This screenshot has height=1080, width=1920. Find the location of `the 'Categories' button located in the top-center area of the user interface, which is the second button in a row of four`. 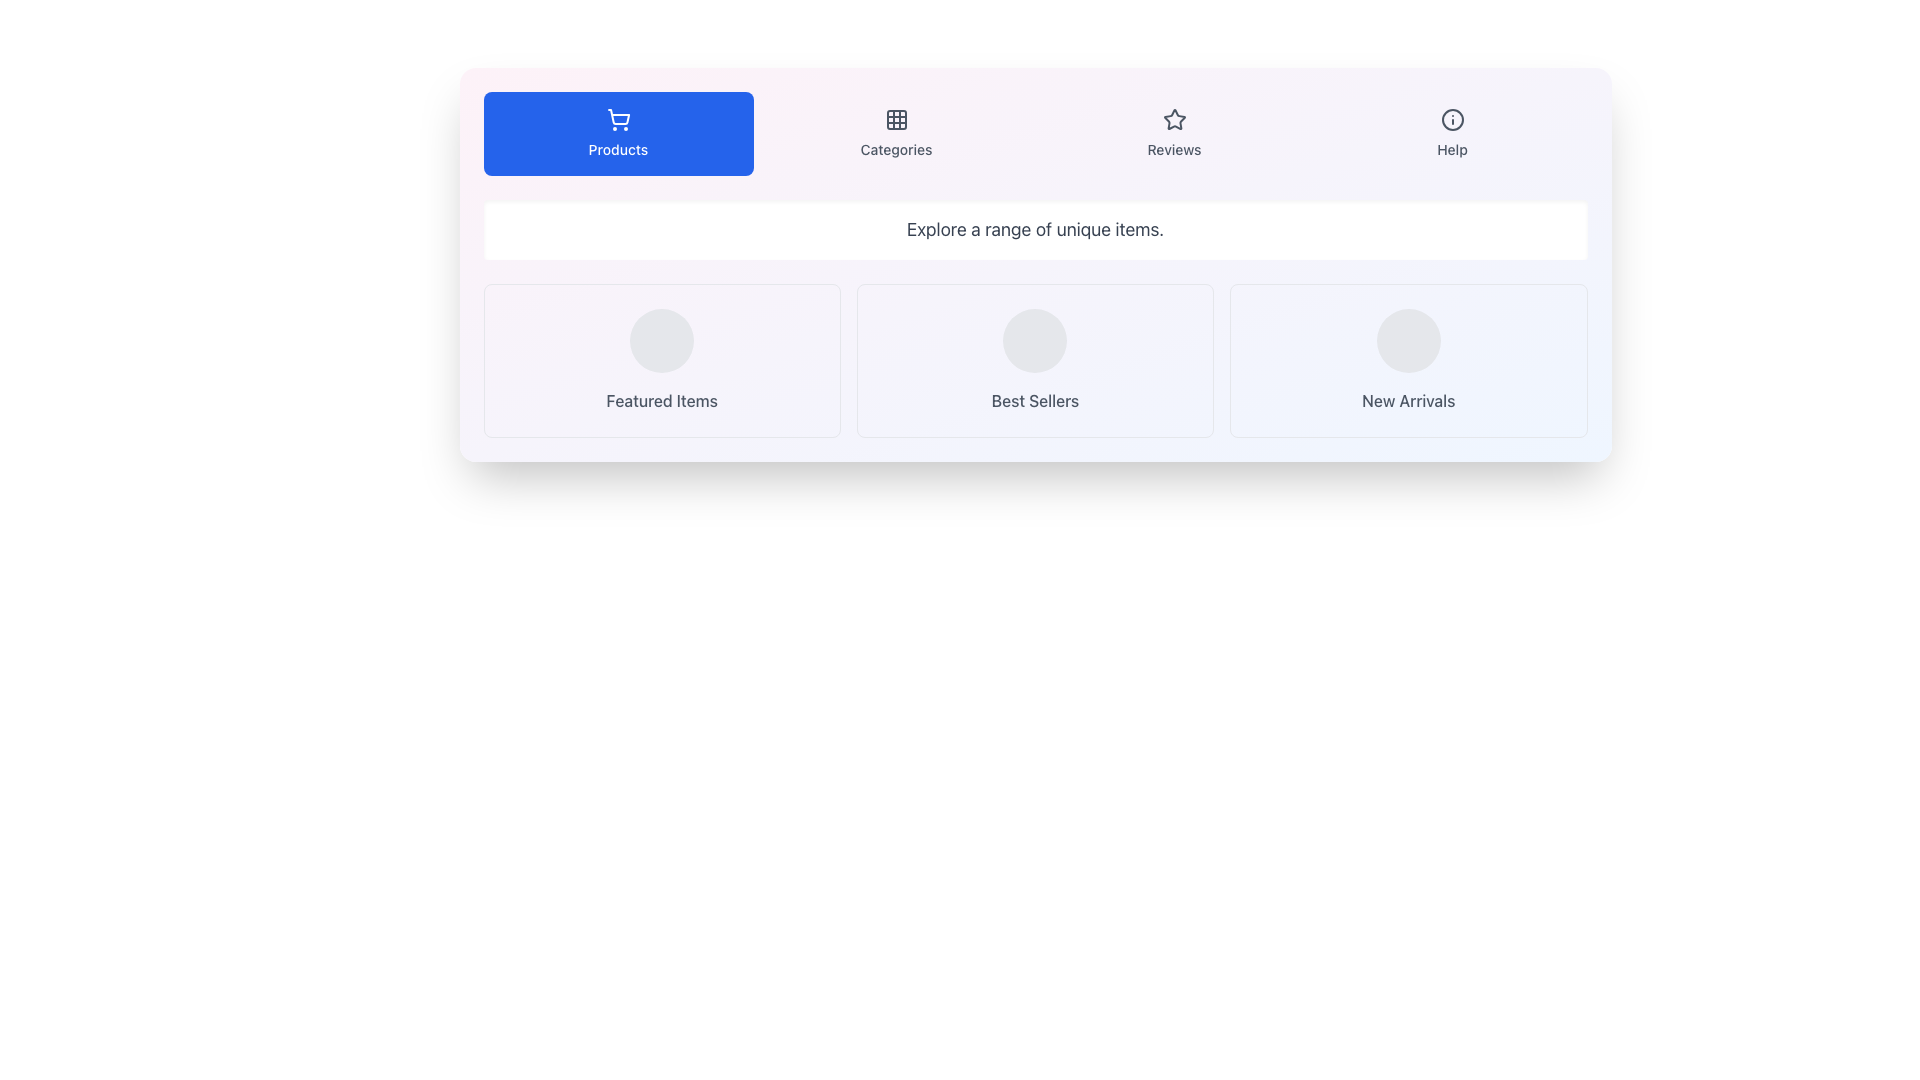

the 'Categories' button located in the top-center area of the user interface, which is the second button in a row of four is located at coordinates (895, 134).